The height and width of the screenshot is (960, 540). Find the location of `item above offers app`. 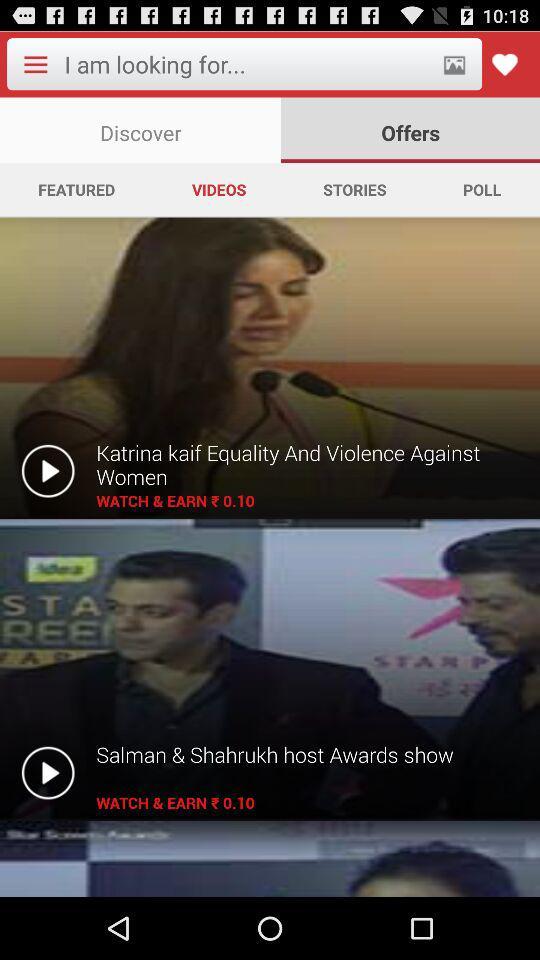

item above offers app is located at coordinates (454, 64).